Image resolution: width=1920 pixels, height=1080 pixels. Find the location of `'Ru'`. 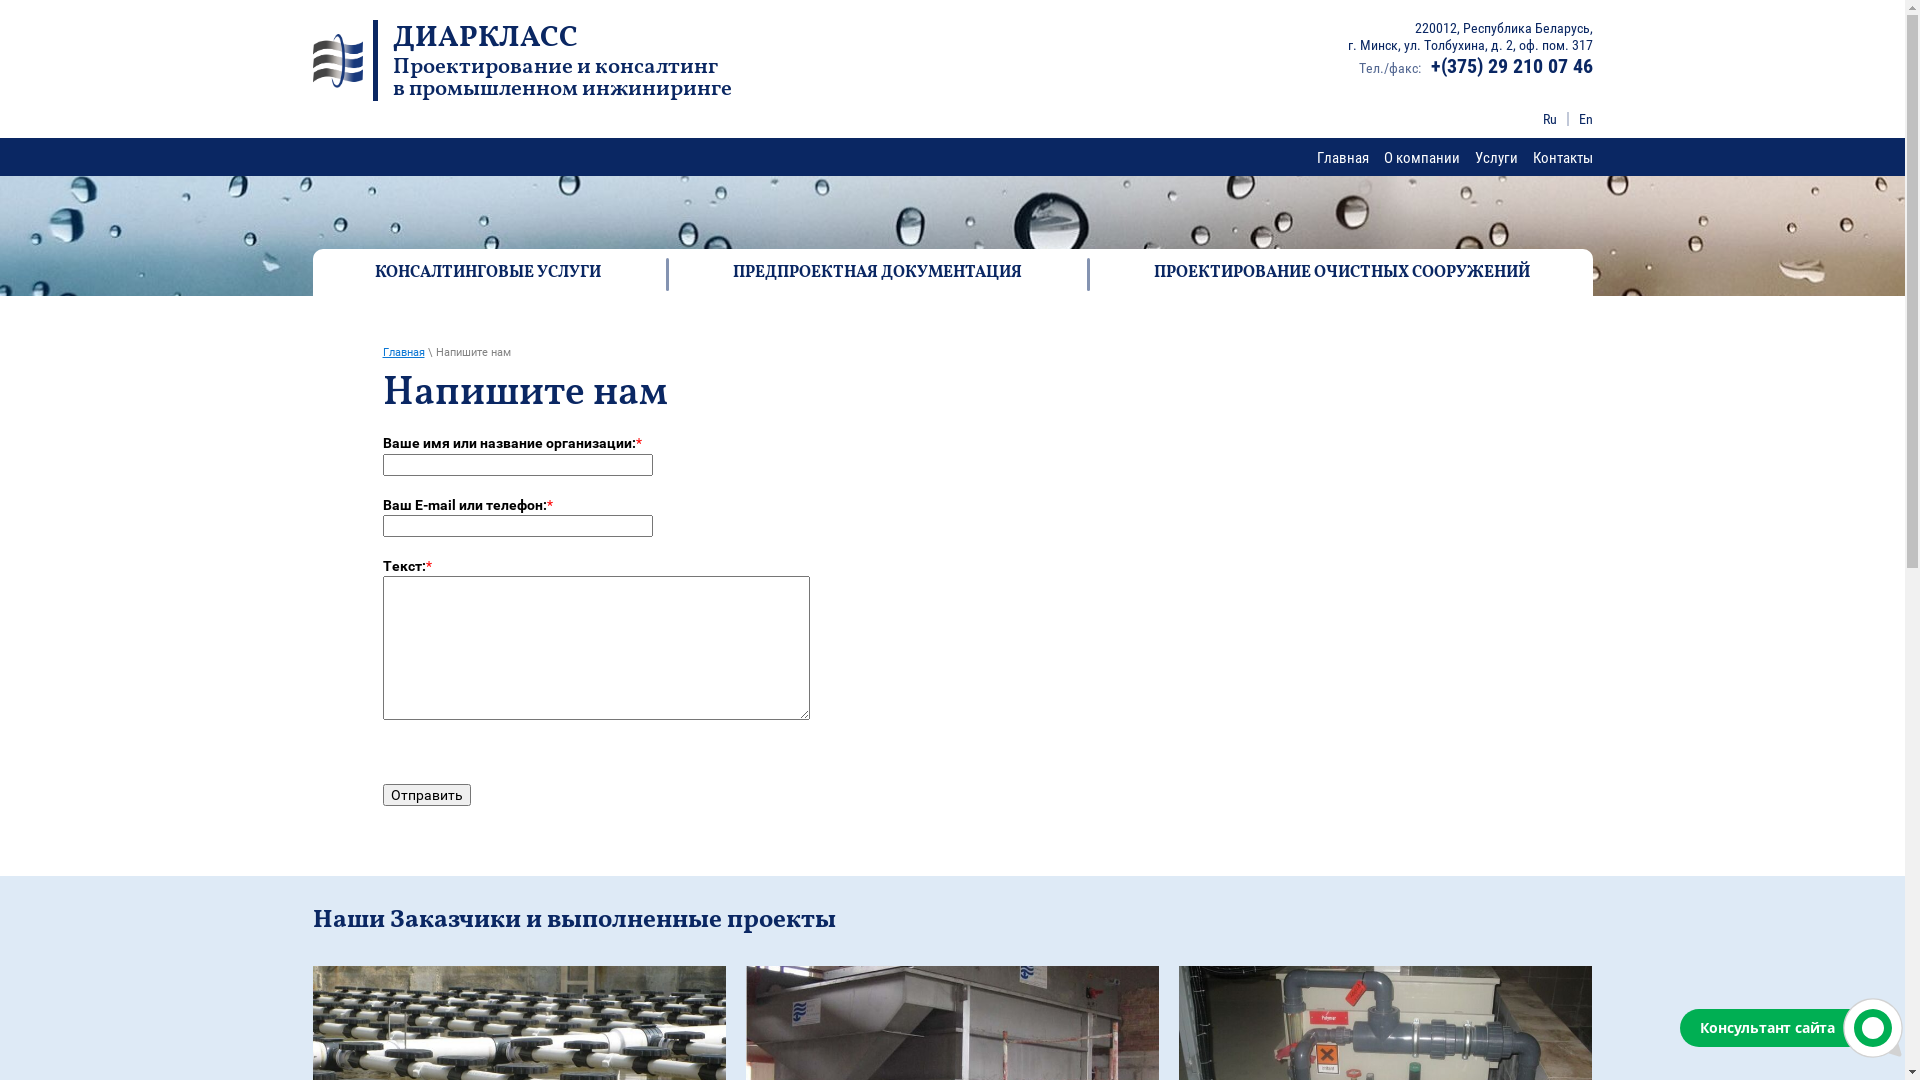

'Ru' is located at coordinates (1548, 119).